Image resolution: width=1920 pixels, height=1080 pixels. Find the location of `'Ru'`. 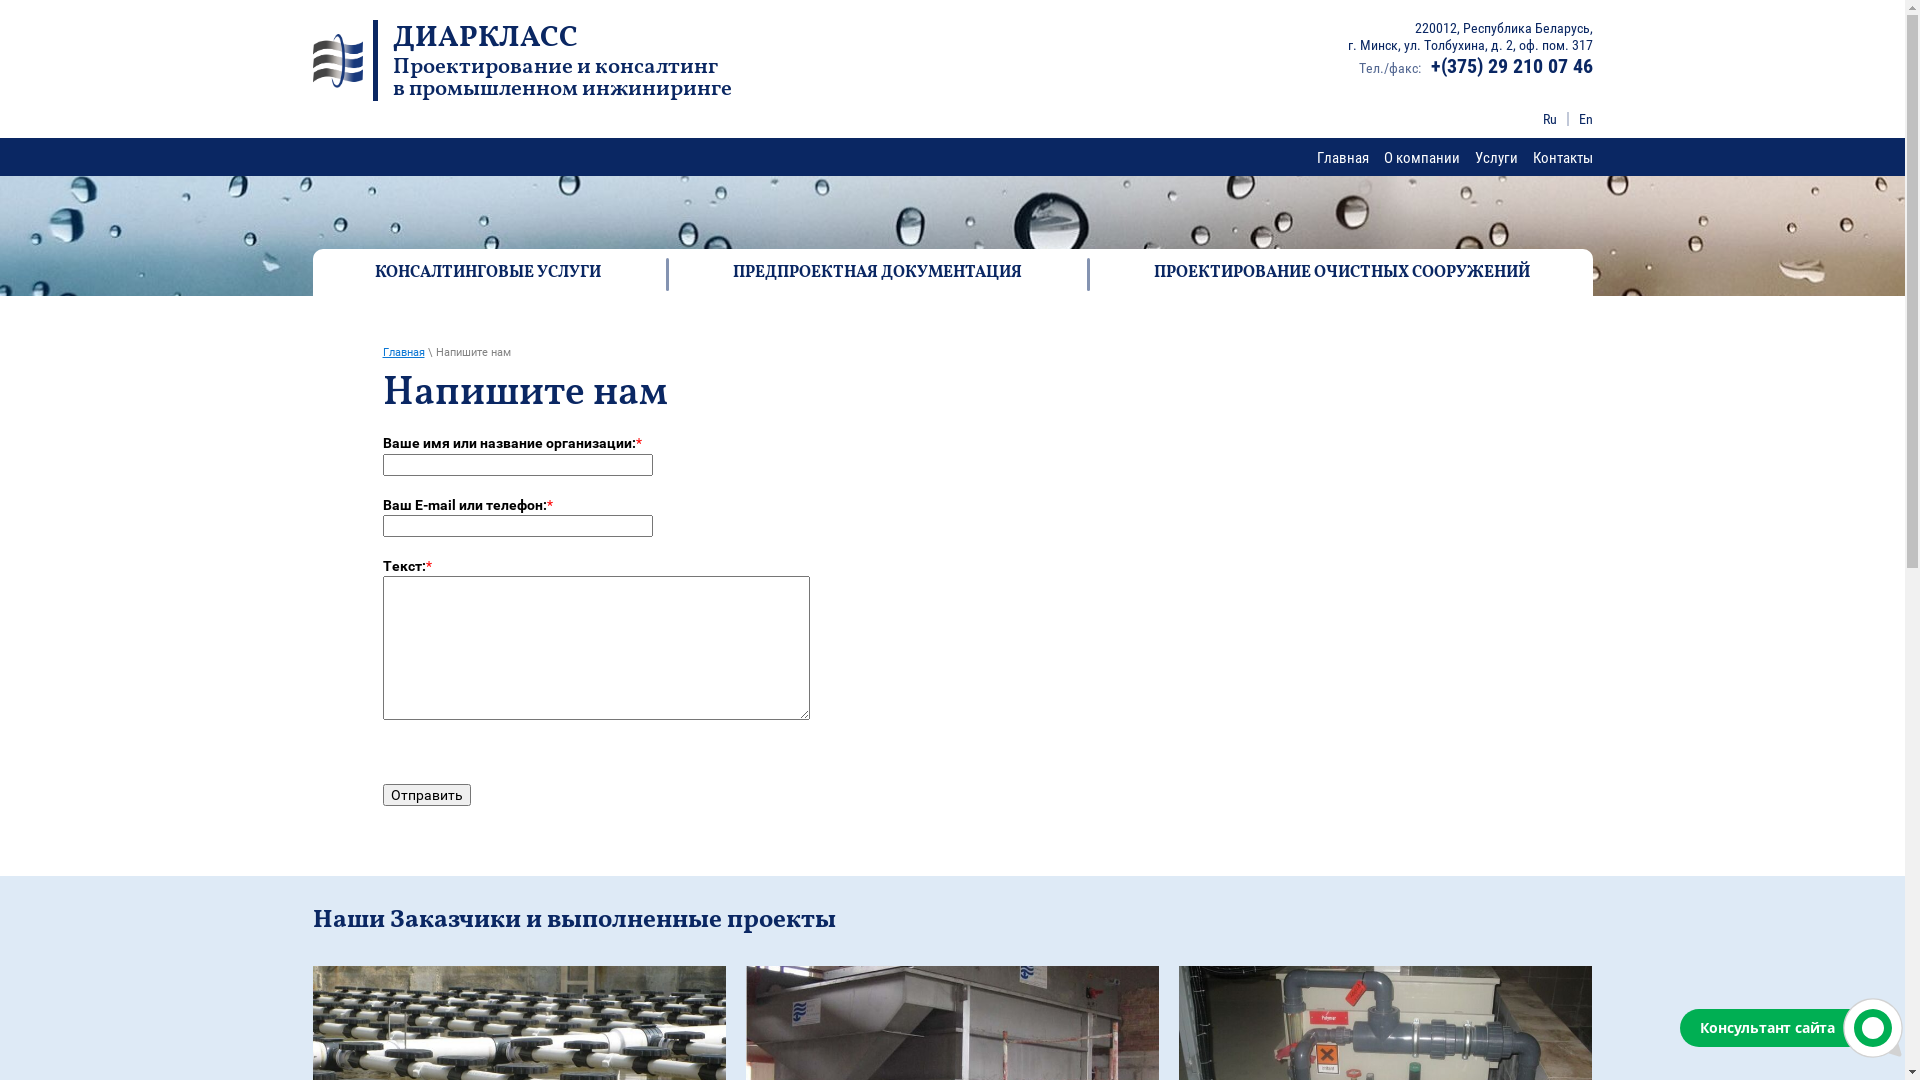

'Ru' is located at coordinates (1548, 119).